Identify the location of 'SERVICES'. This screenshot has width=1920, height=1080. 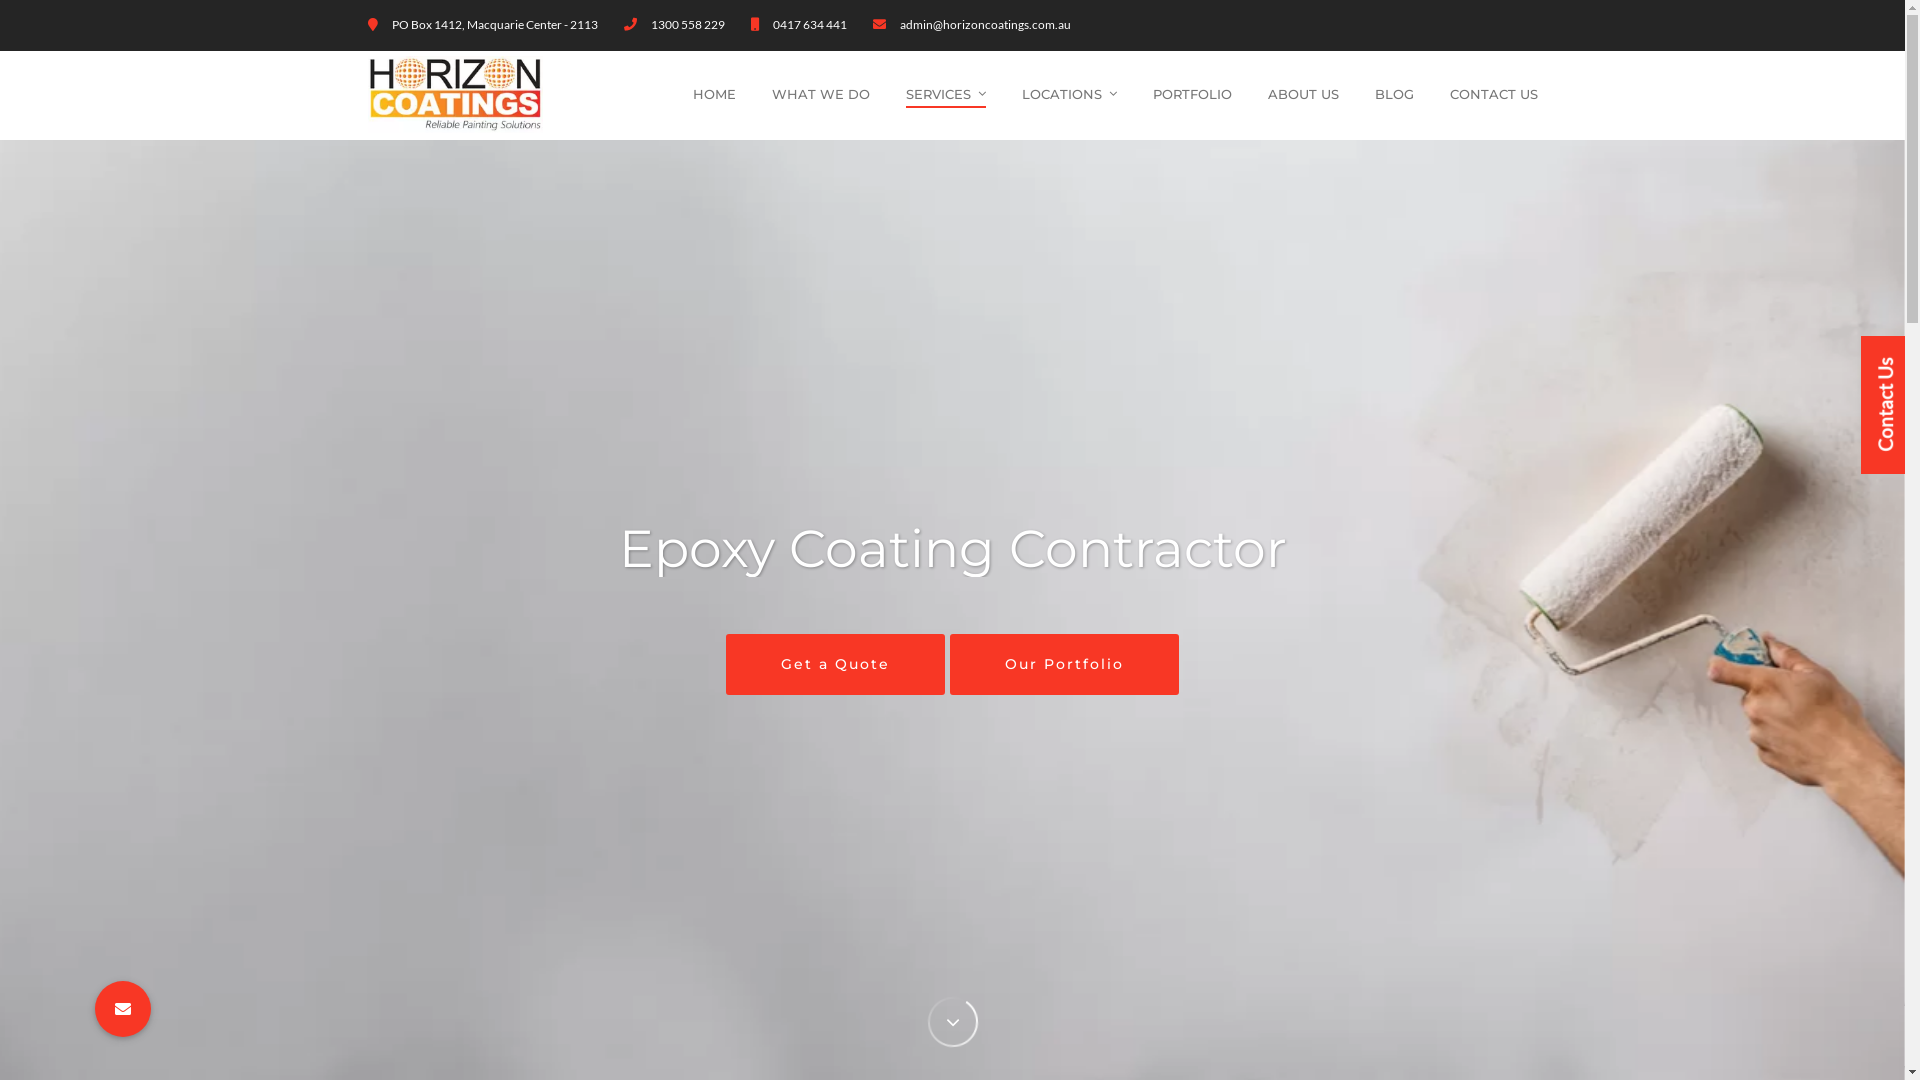
(905, 93).